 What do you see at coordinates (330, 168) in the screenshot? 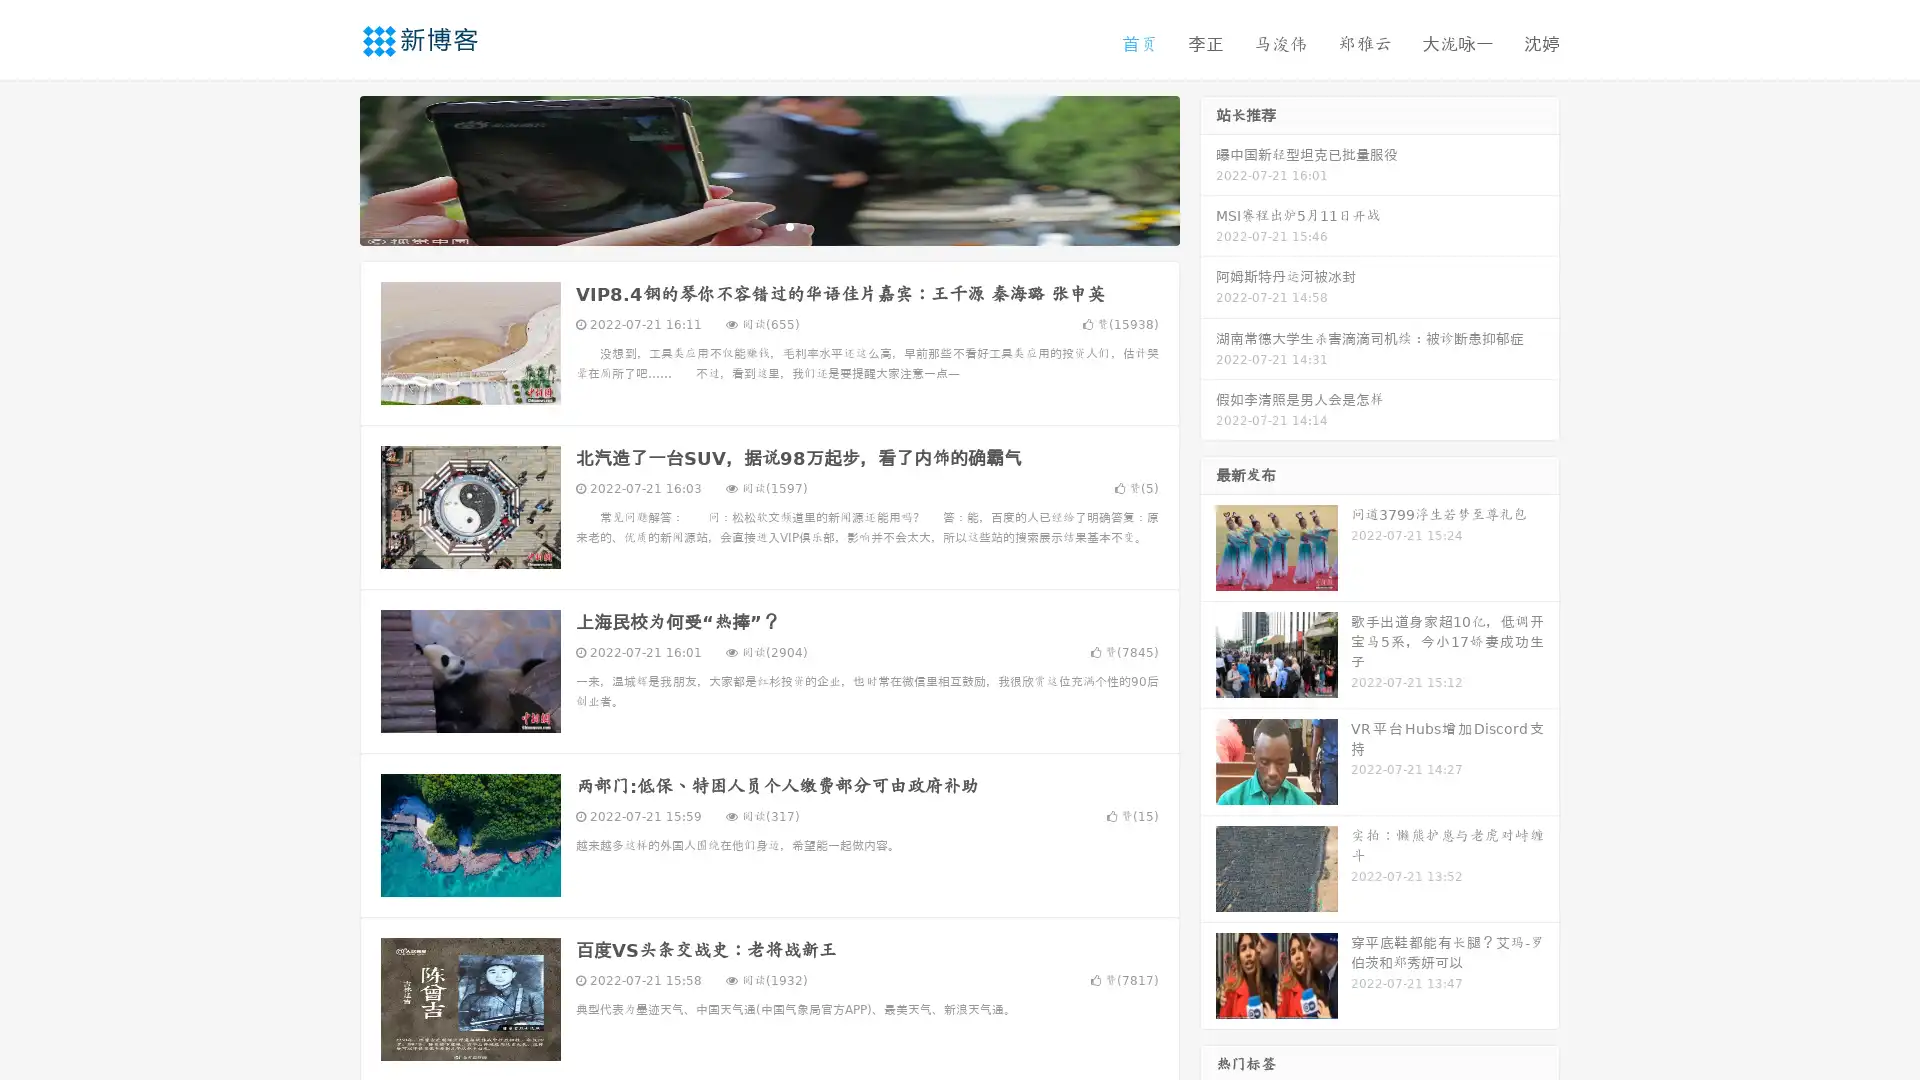
I see `Previous slide` at bounding box center [330, 168].